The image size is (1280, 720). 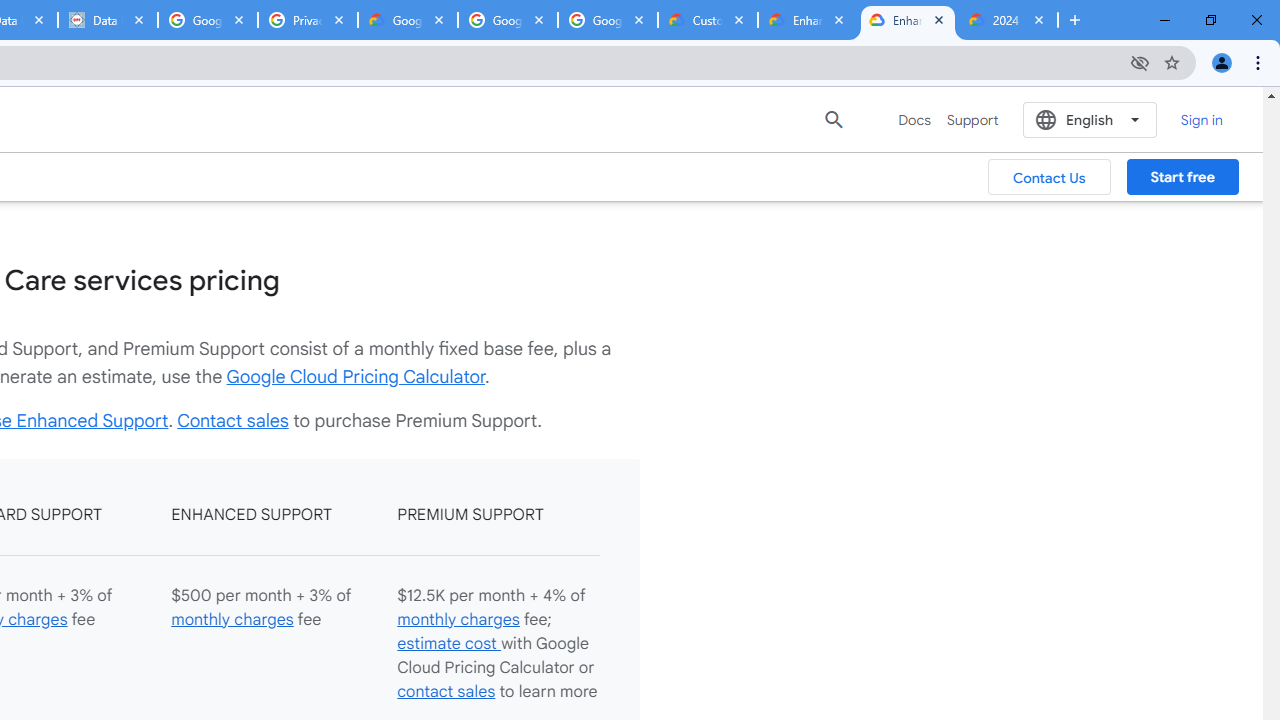 I want to click on 'Google Cloud Pricing Calculator', so click(x=356, y=376).